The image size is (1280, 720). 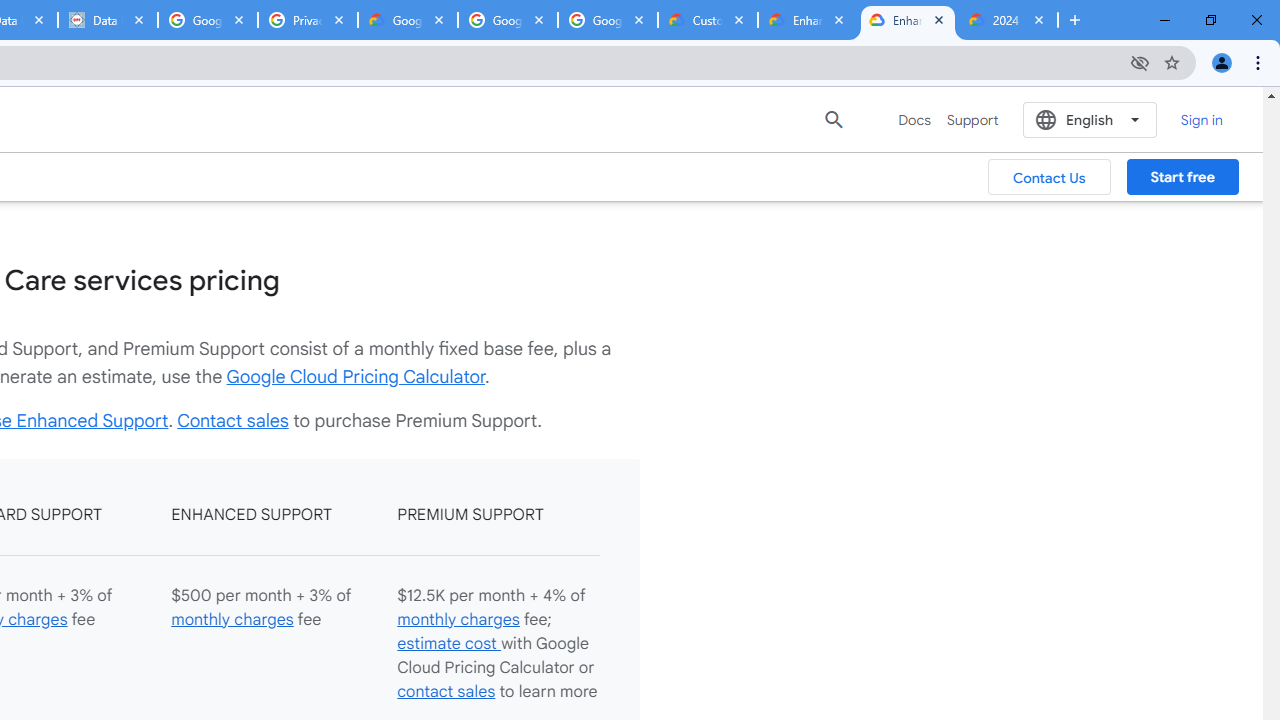 I want to click on 'Google Cloud Pricing Calculator', so click(x=356, y=376).